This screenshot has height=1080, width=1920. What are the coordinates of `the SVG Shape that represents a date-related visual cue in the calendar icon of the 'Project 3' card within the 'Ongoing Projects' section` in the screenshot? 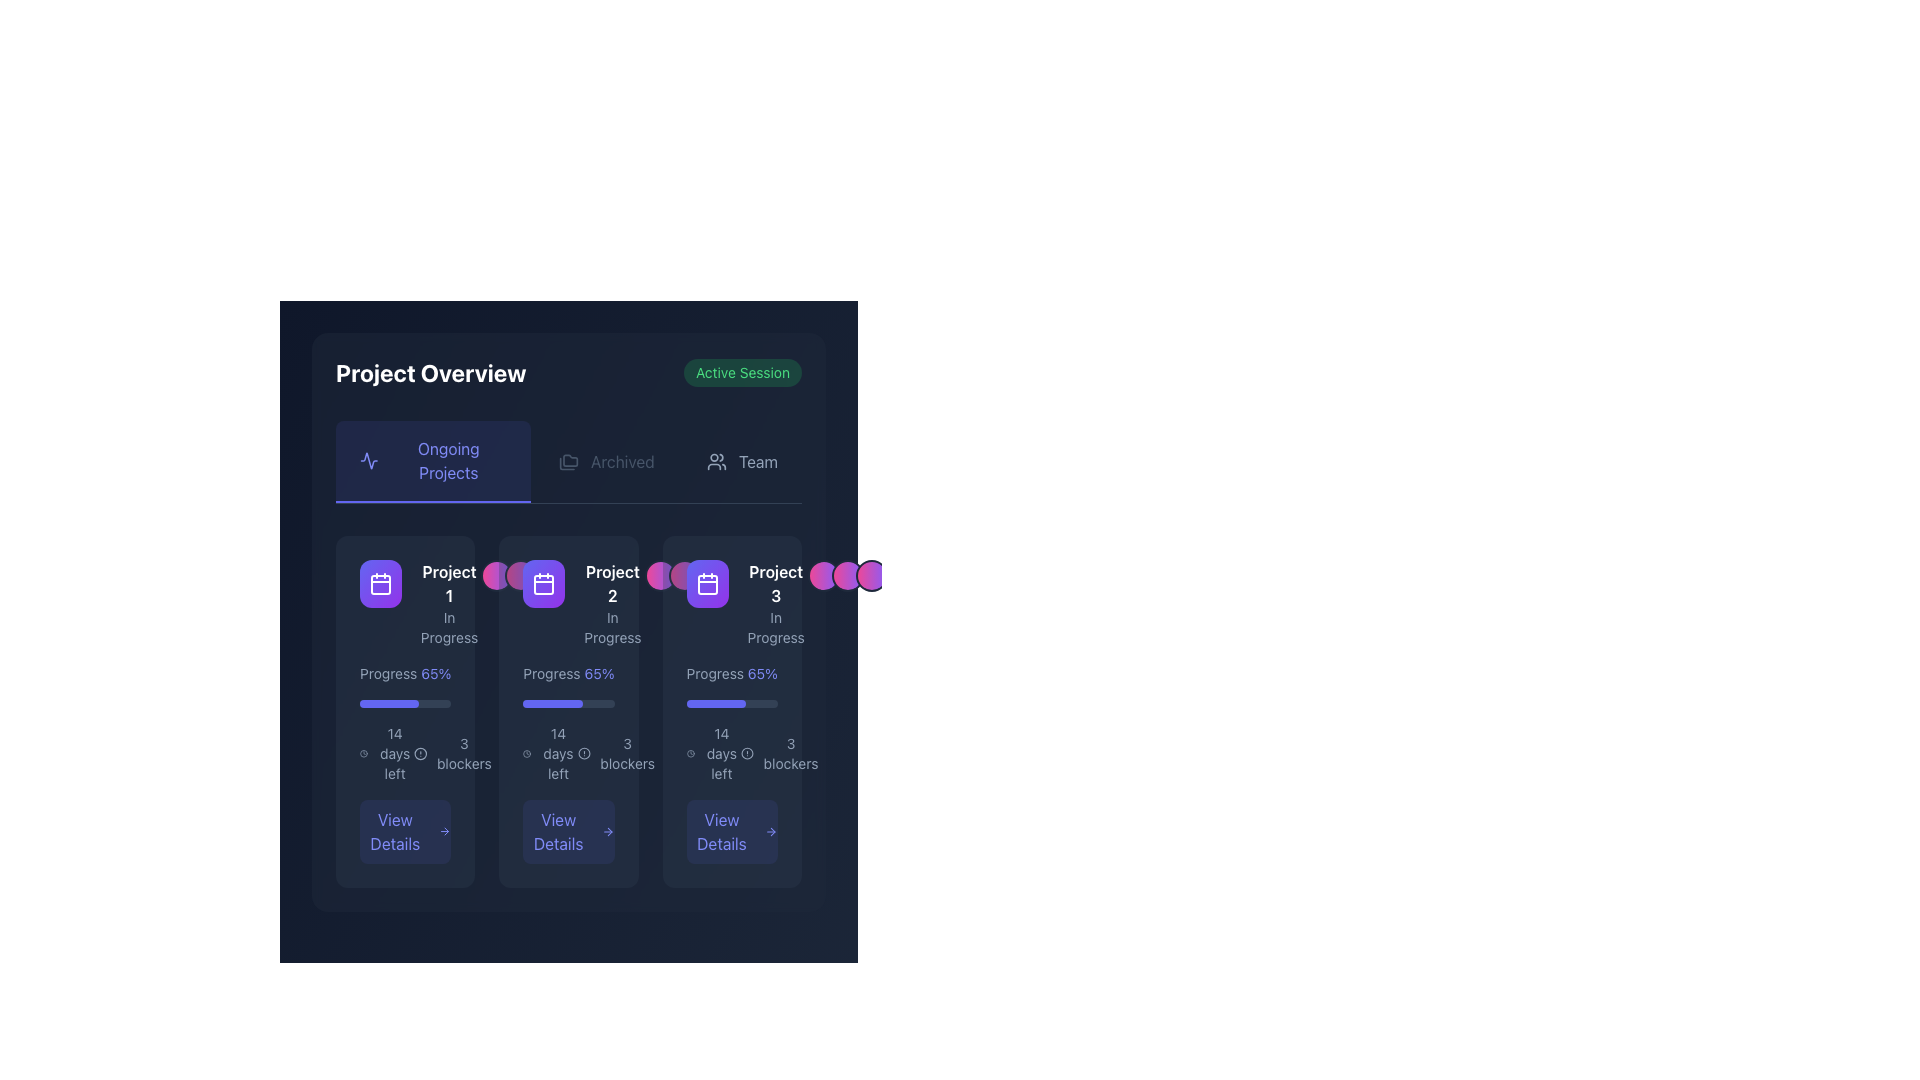 It's located at (707, 585).